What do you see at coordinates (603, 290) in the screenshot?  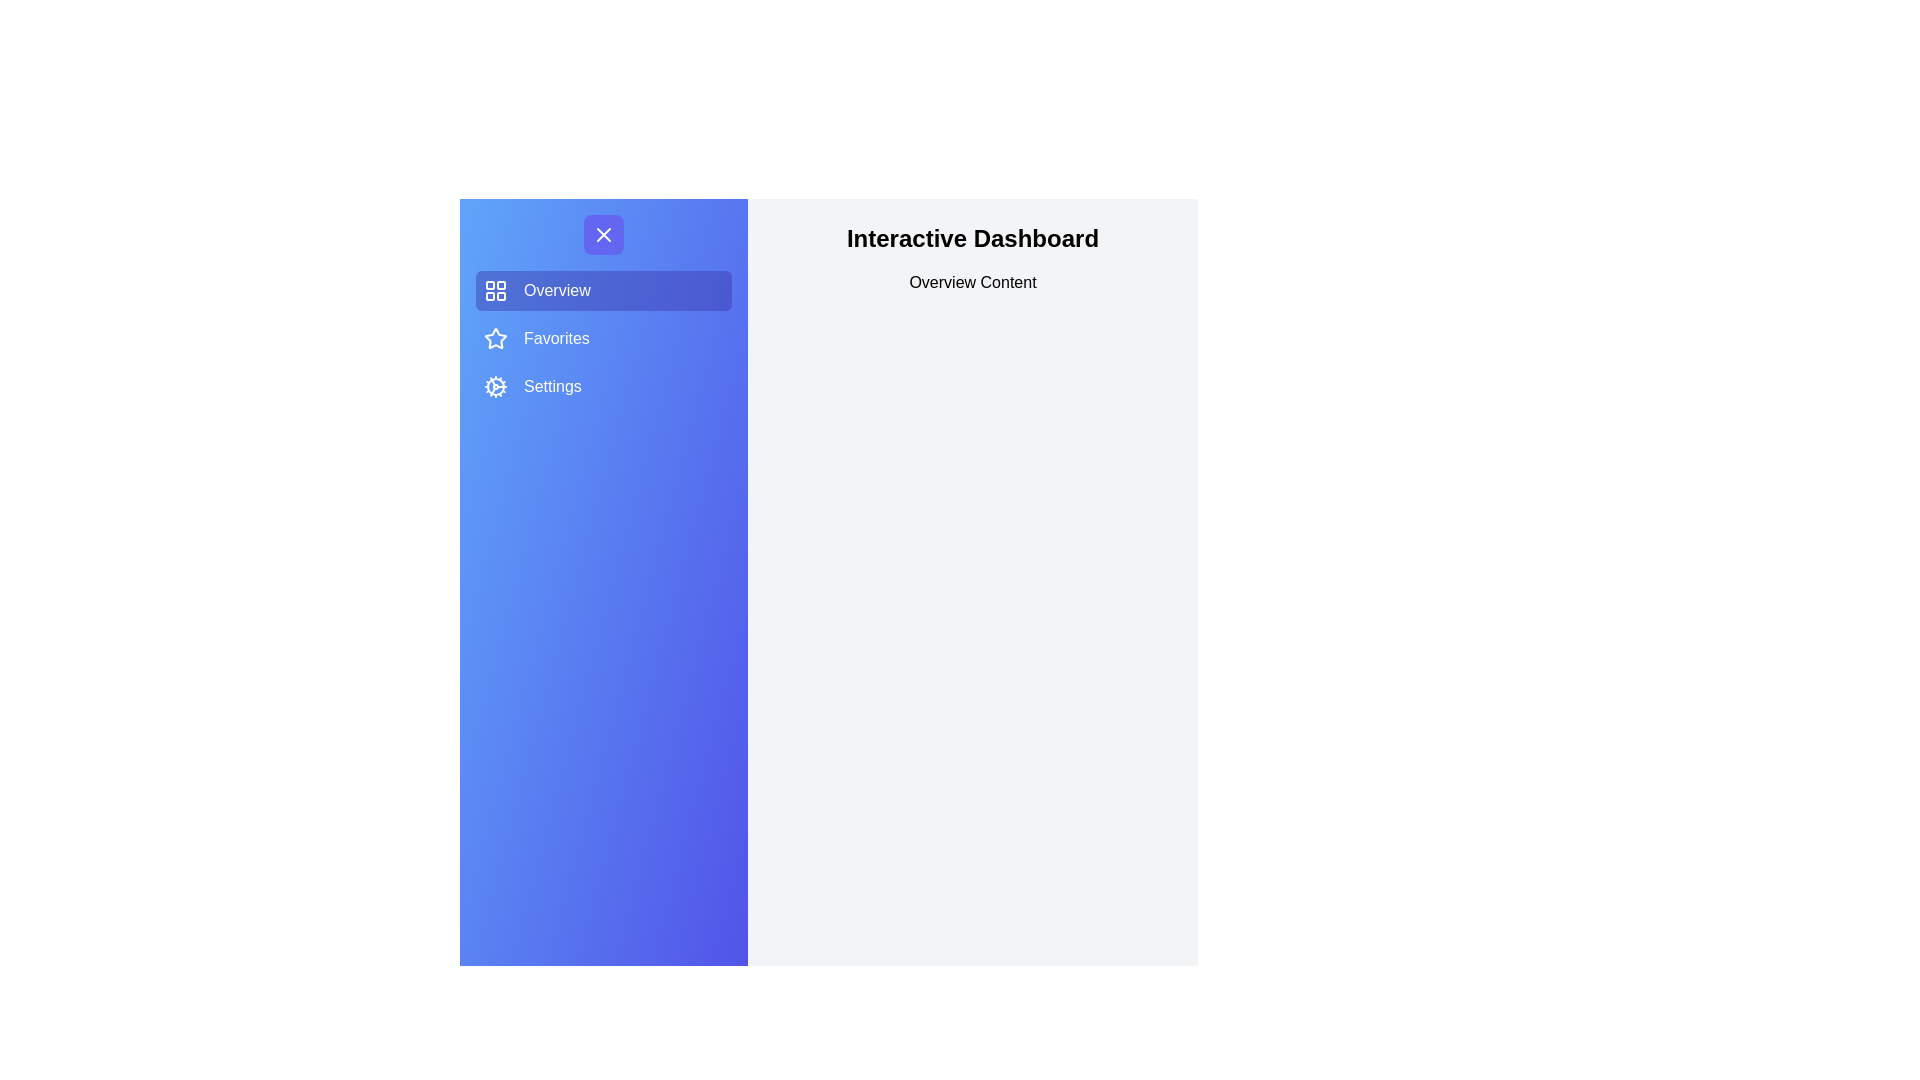 I see `the menu item labeled Overview to observe its hover effect` at bounding box center [603, 290].